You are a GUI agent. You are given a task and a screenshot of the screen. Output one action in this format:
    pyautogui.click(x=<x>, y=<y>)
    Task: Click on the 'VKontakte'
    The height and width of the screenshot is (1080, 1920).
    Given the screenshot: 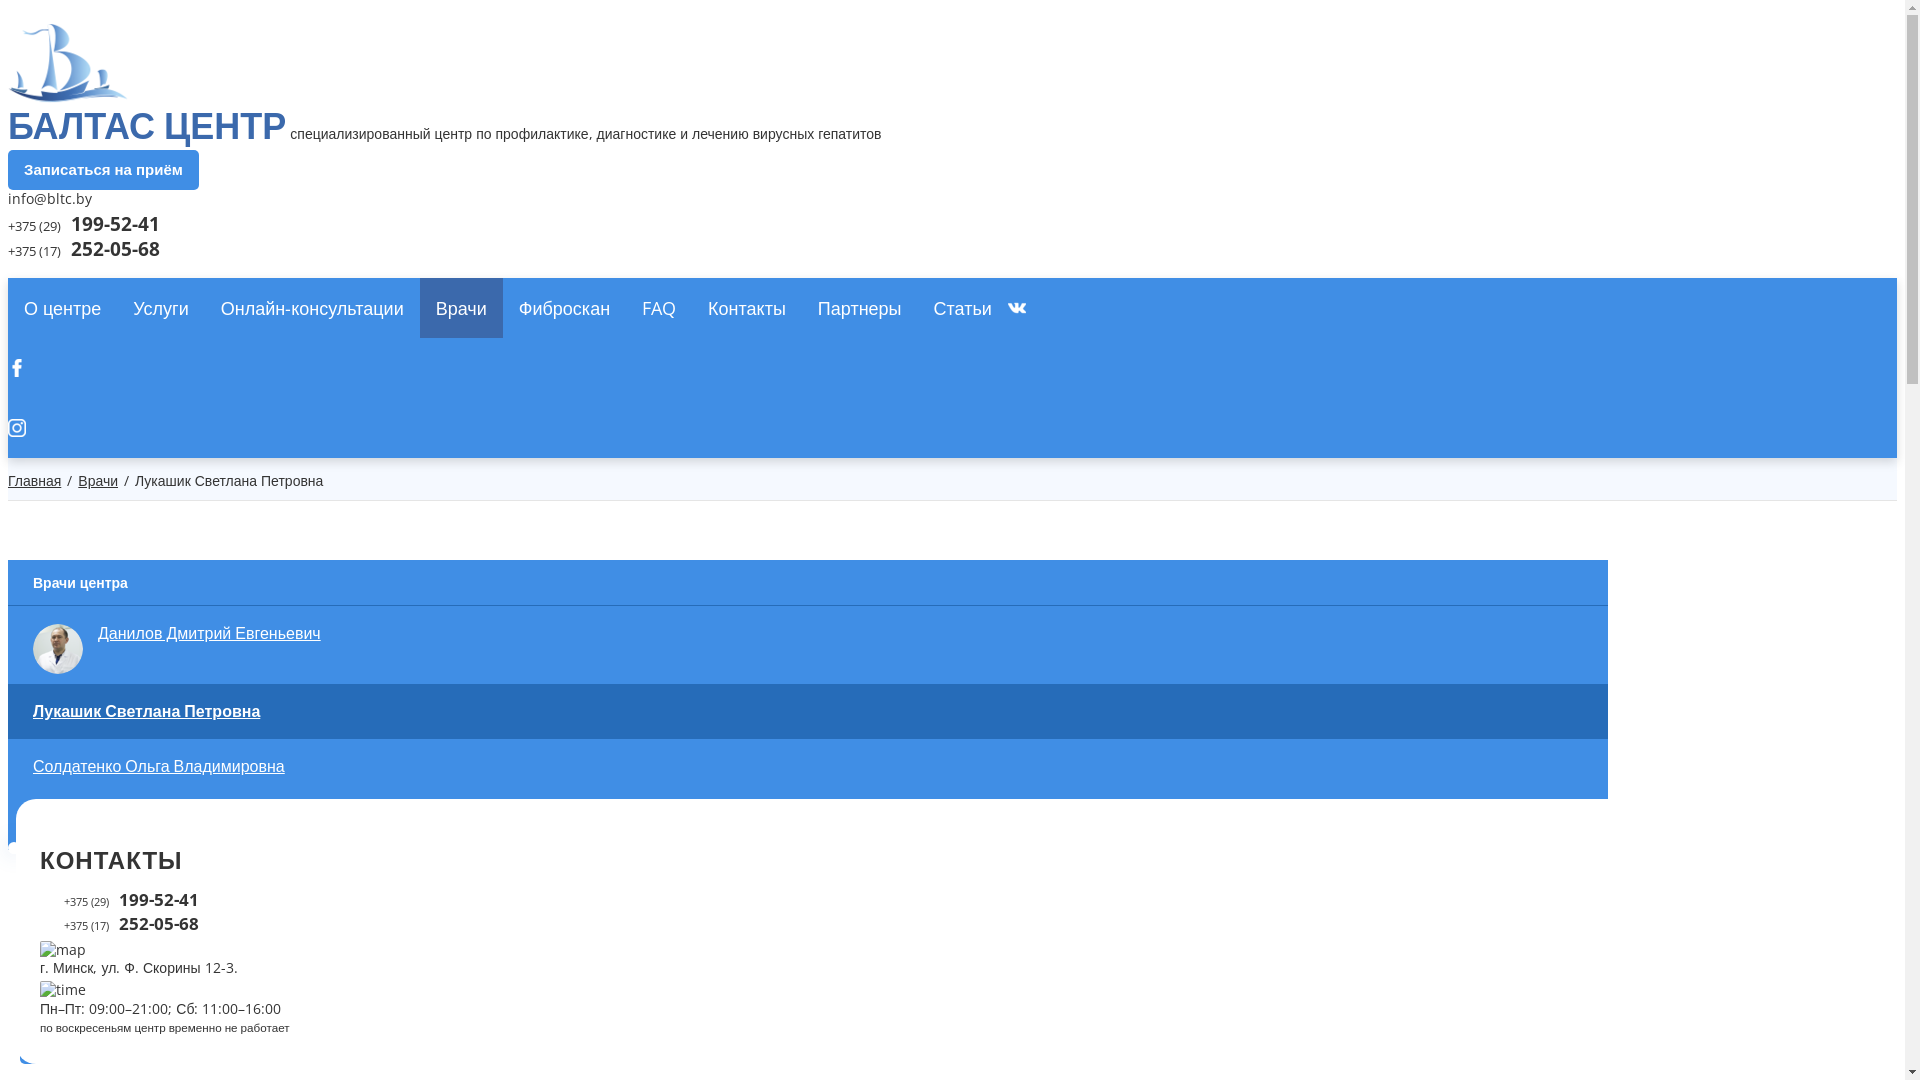 What is the action you would take?
    pyautogui.click(x=807, y=308)
    